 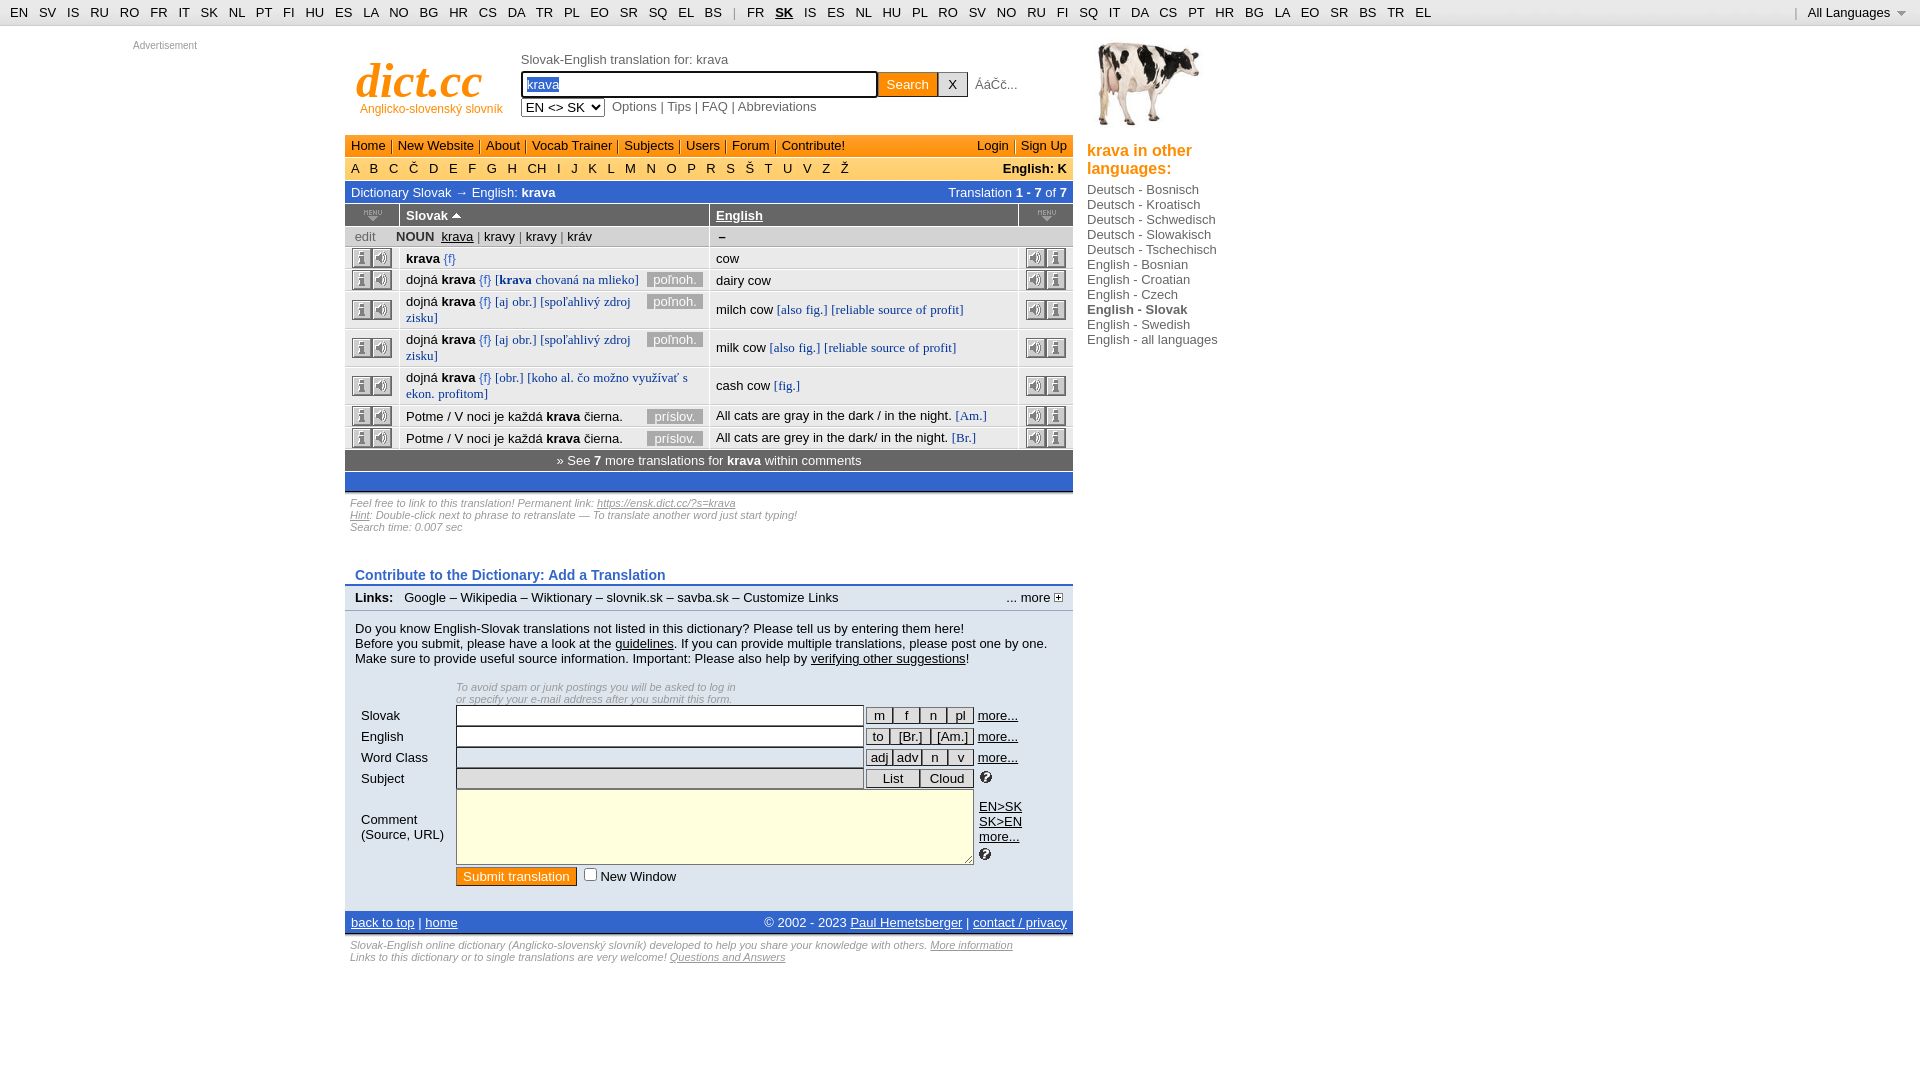 I want to click on 'ES', so click(x=835, y=12).